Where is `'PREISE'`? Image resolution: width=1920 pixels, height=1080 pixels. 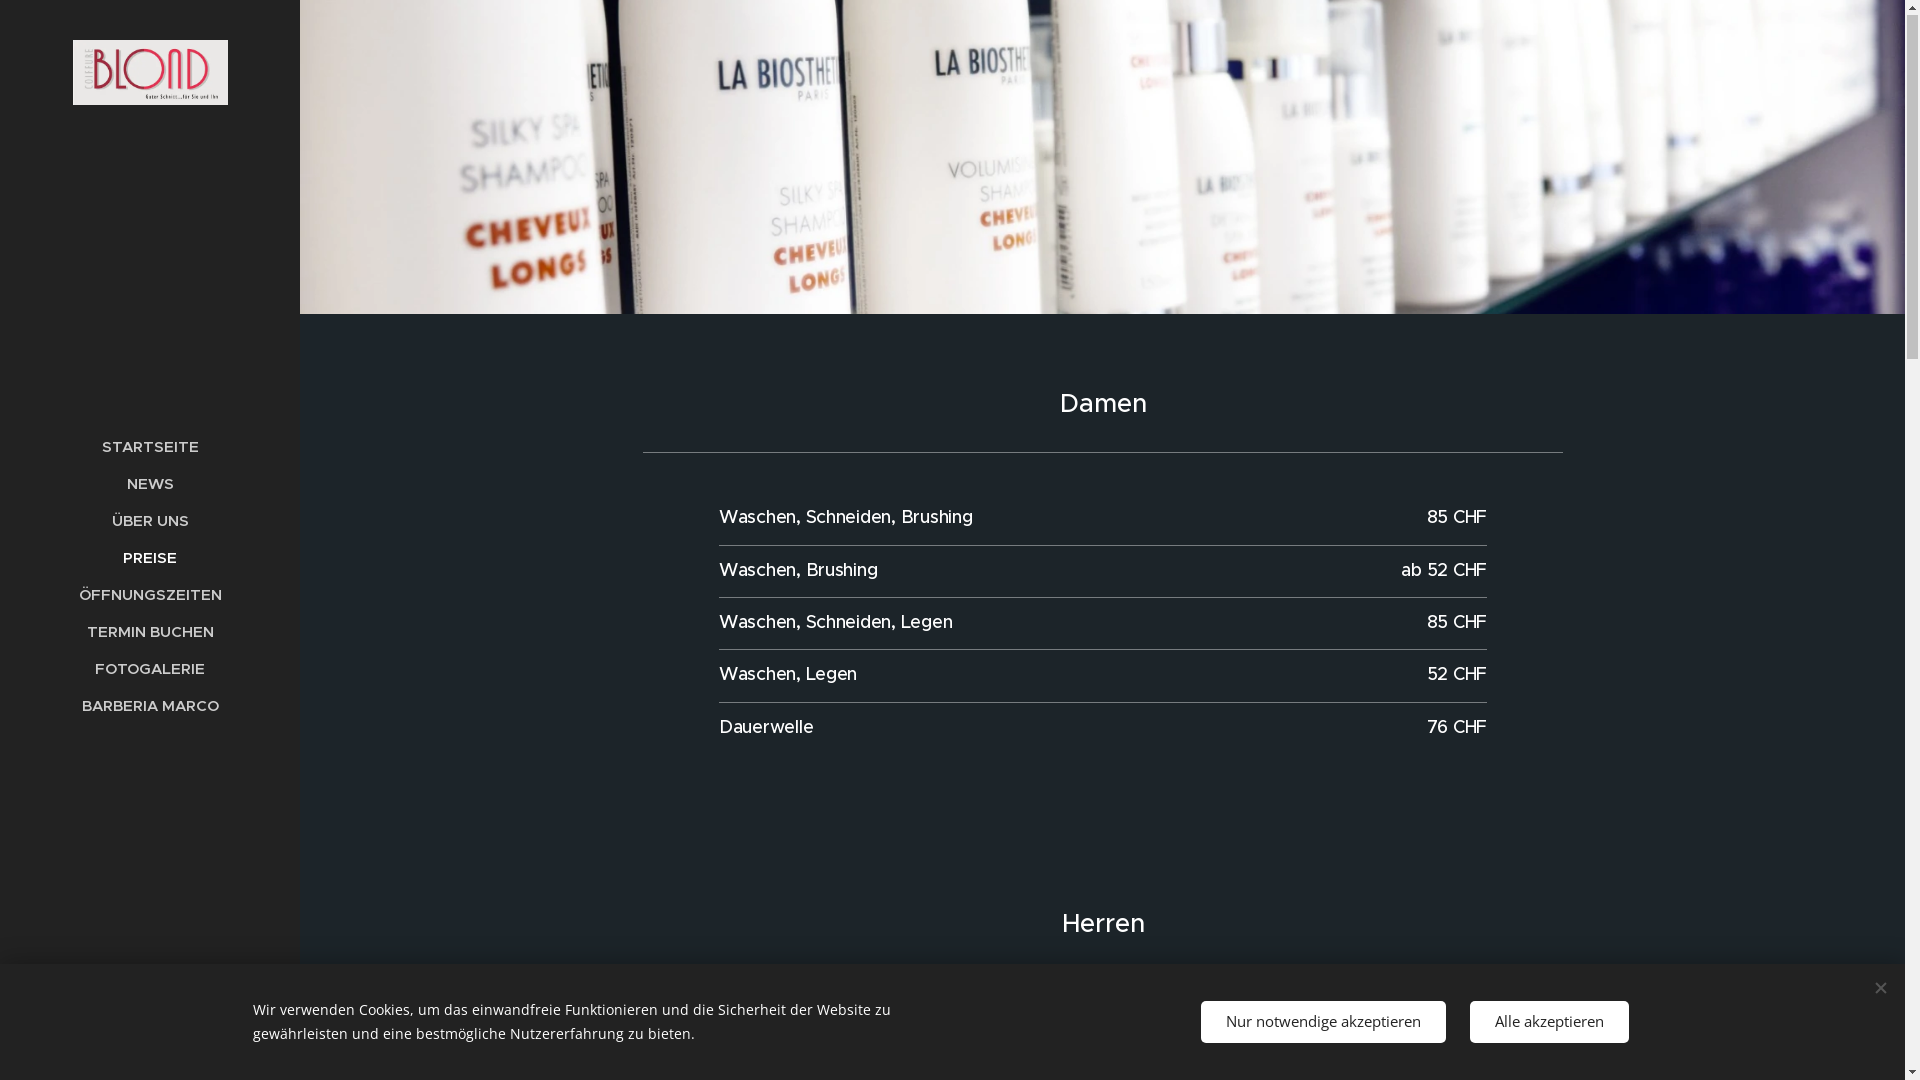 'PREISE' is located at coordinates (148, 558).